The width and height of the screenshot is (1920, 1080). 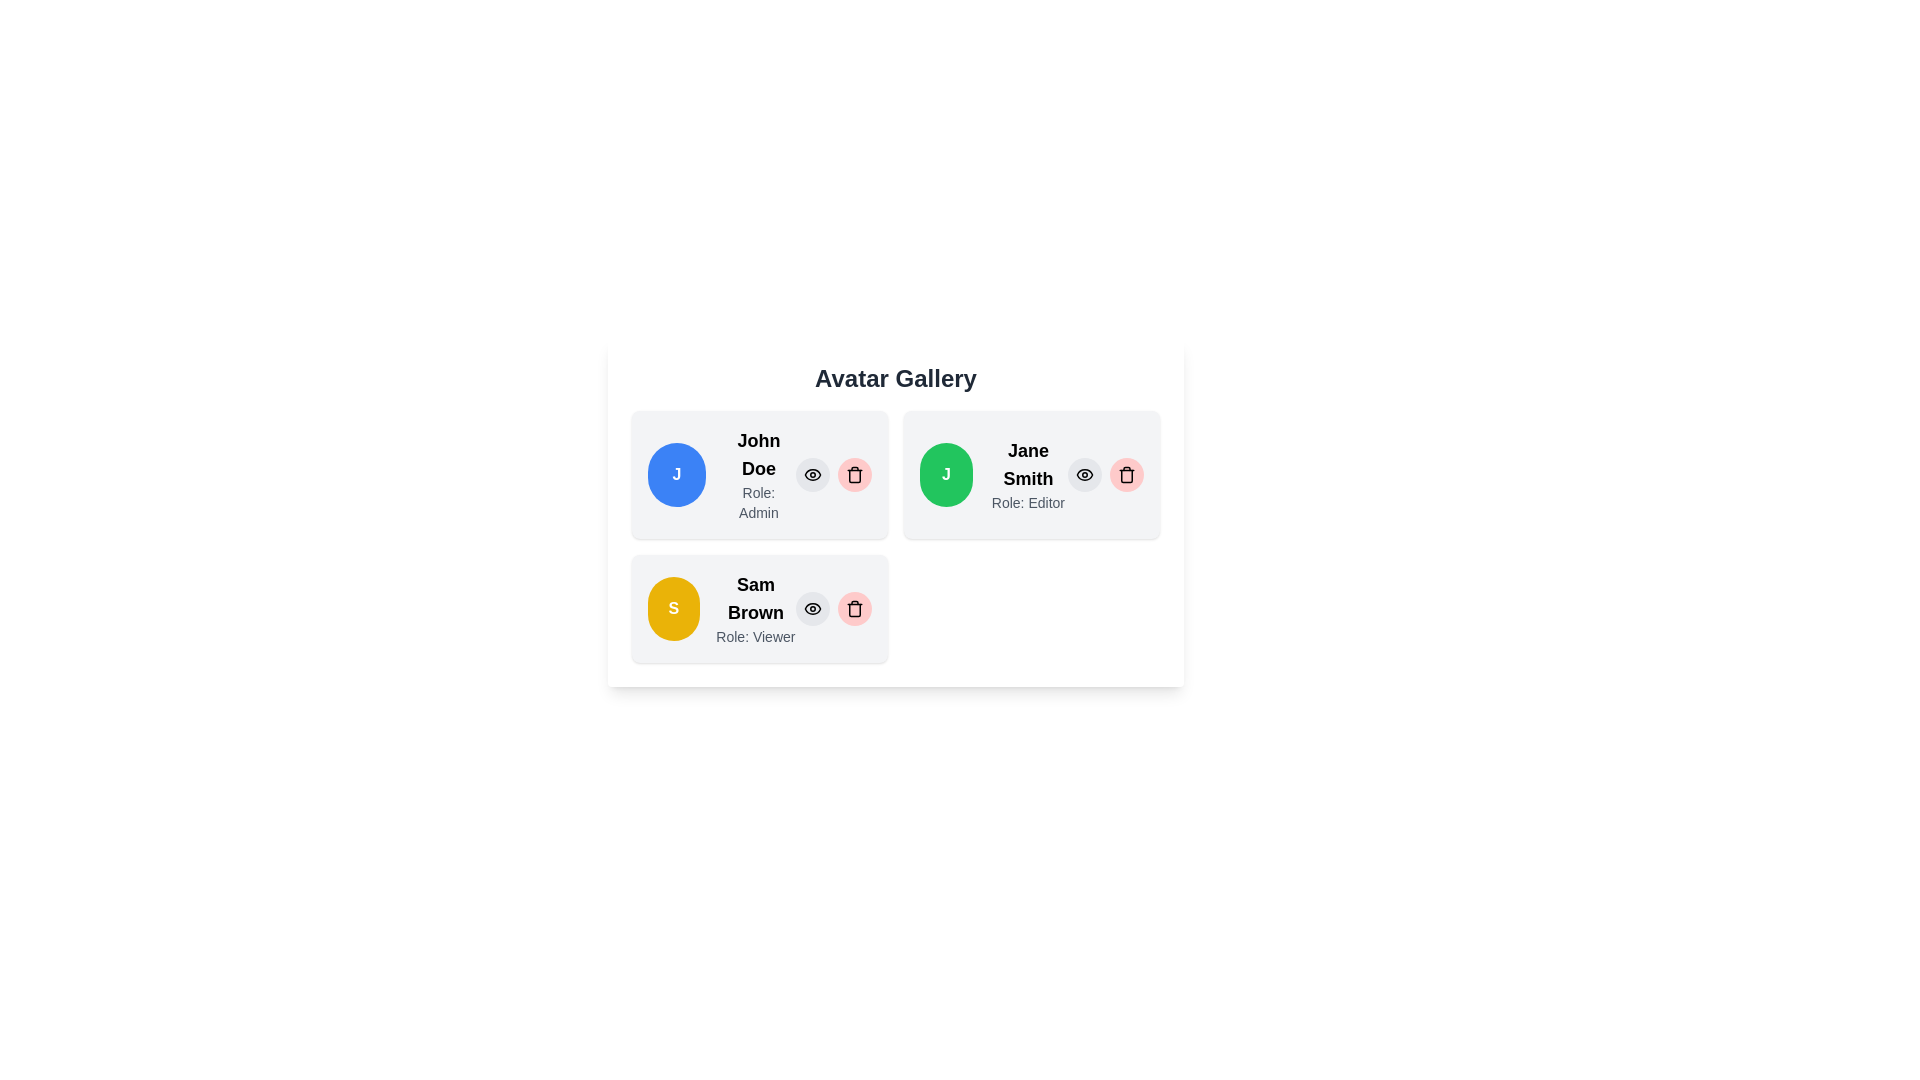 What do you see at coordinates (1083, 474) in the screenshot?
I see `the toggle visibility icon located adjacent to 'Jane Smith Role: Editor'` at bounding box center [1083, 474].